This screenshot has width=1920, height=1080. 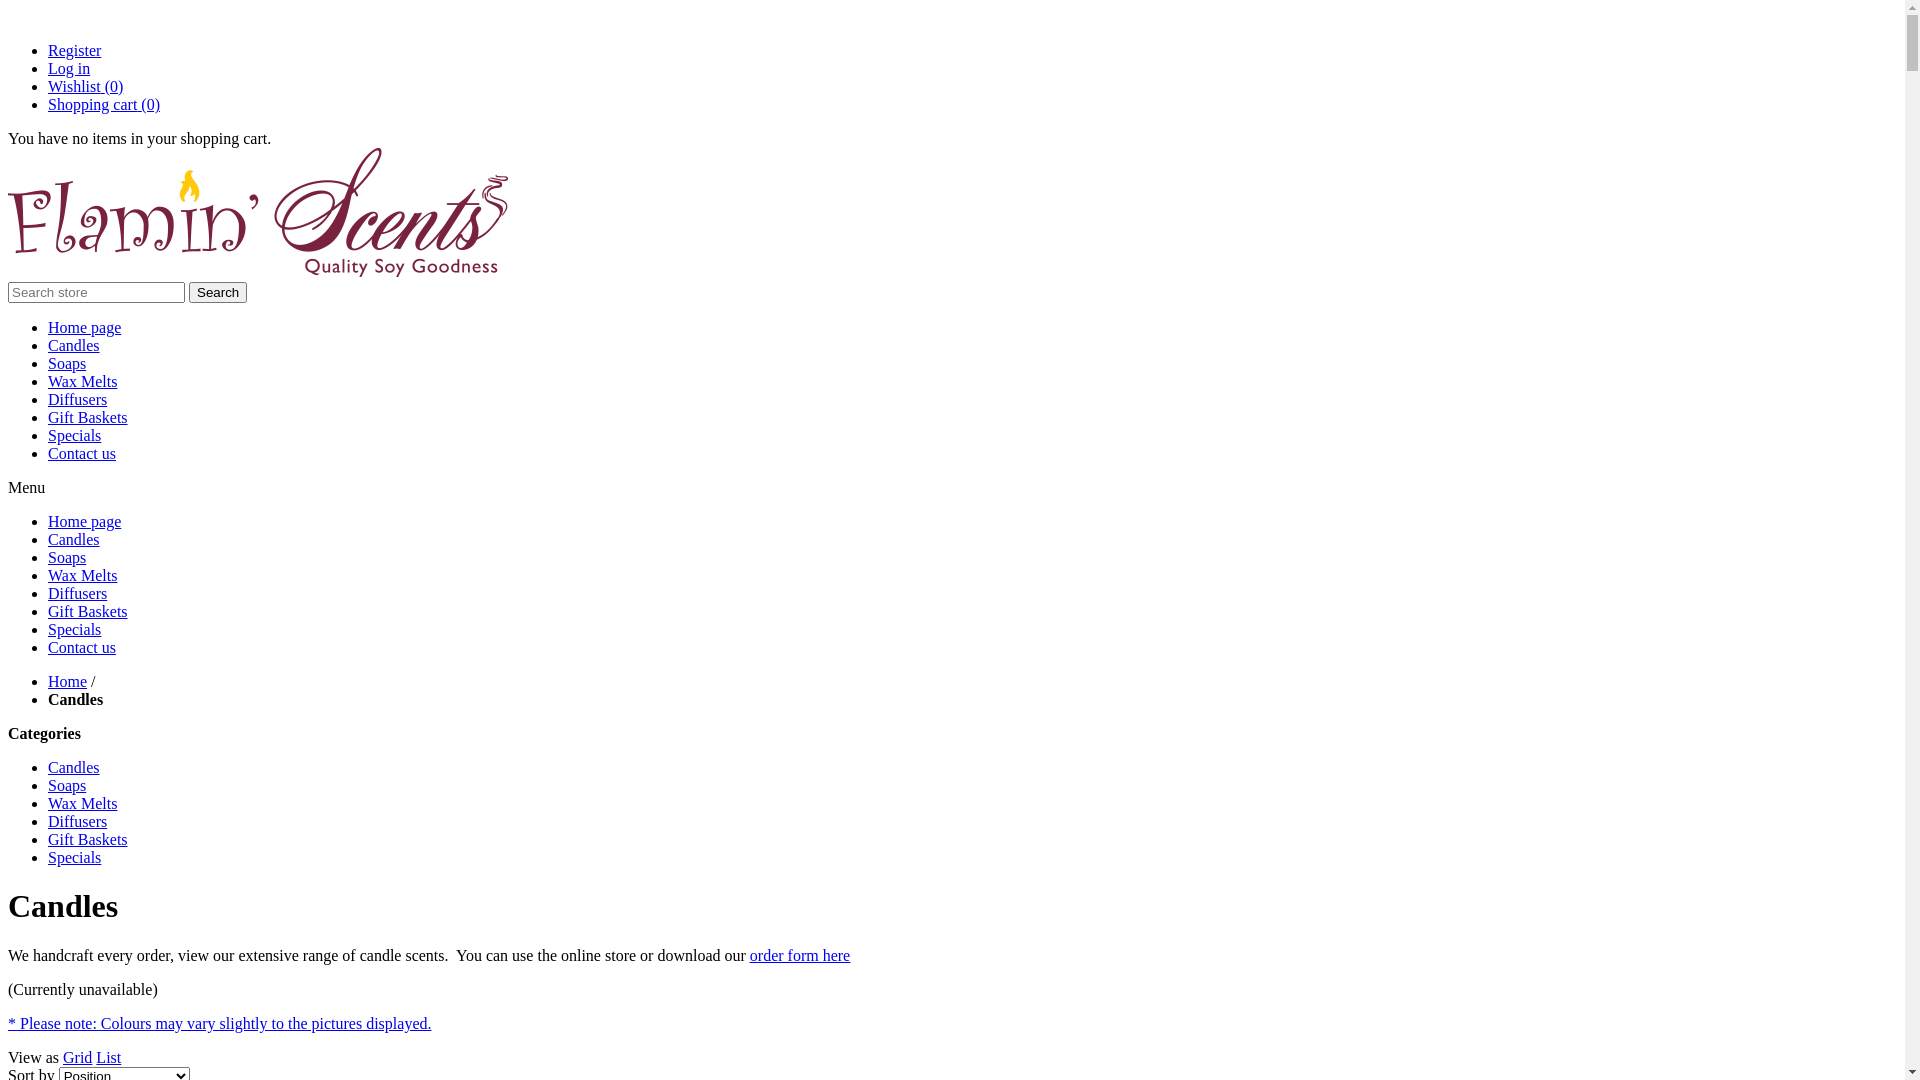 What do you see at coordinates (48, 104) in the screenshot?
I see `'Shopping cart (0)'` at bounding box center [48, 104].